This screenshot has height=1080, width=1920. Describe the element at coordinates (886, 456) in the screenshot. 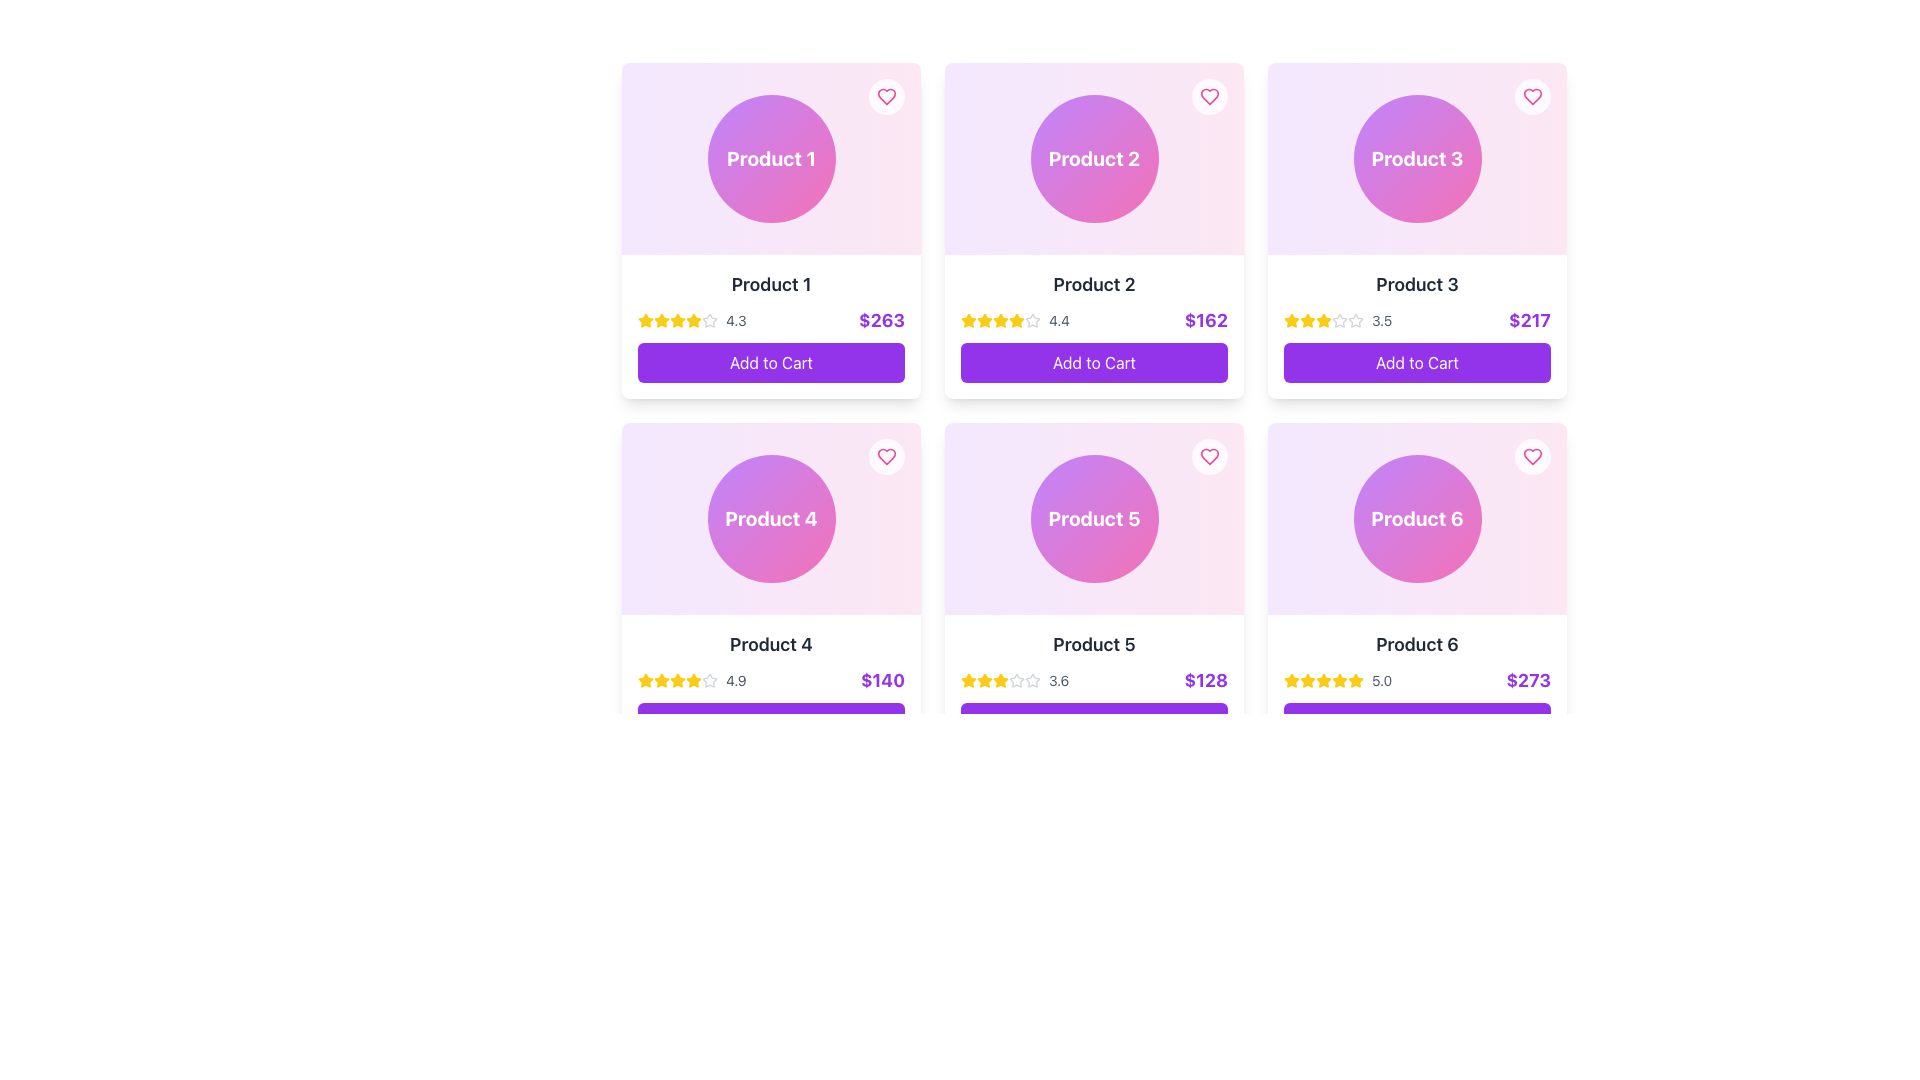

I see `the favorite icon located in the top-right corner of the card labeled 'Product 4'` at that location.